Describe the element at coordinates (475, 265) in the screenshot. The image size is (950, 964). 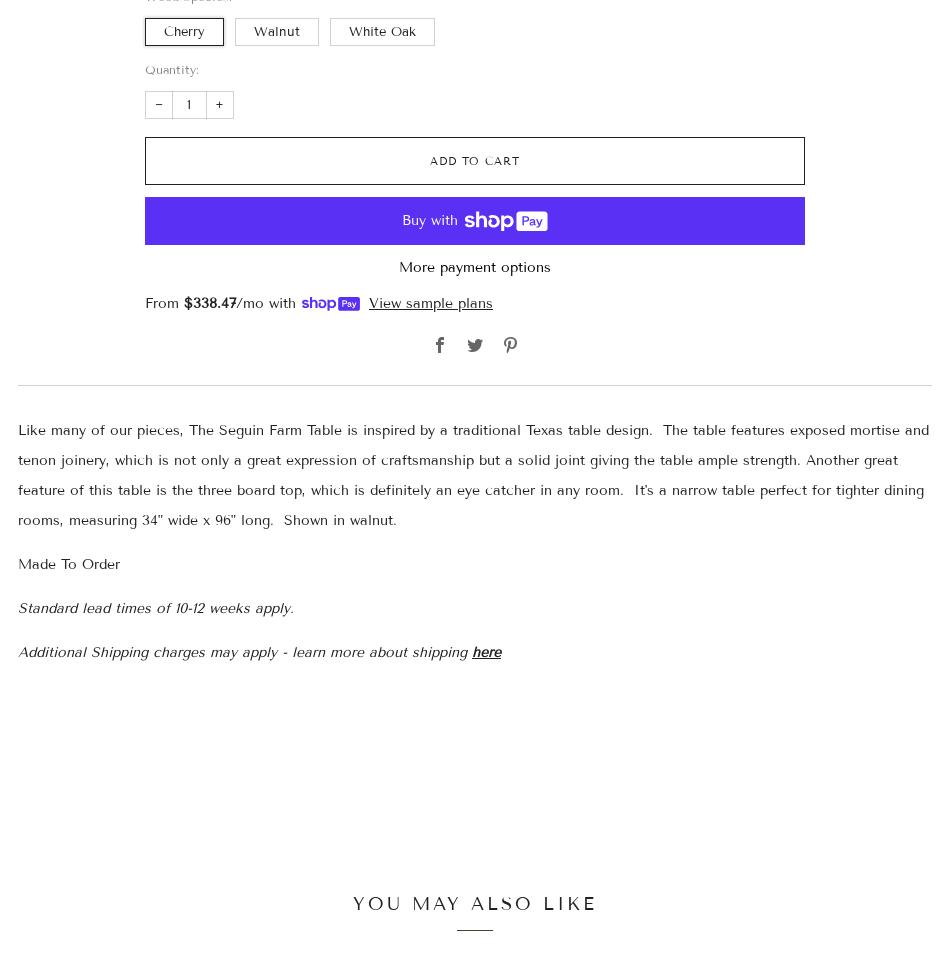
I see `'More payment options'` at that location.